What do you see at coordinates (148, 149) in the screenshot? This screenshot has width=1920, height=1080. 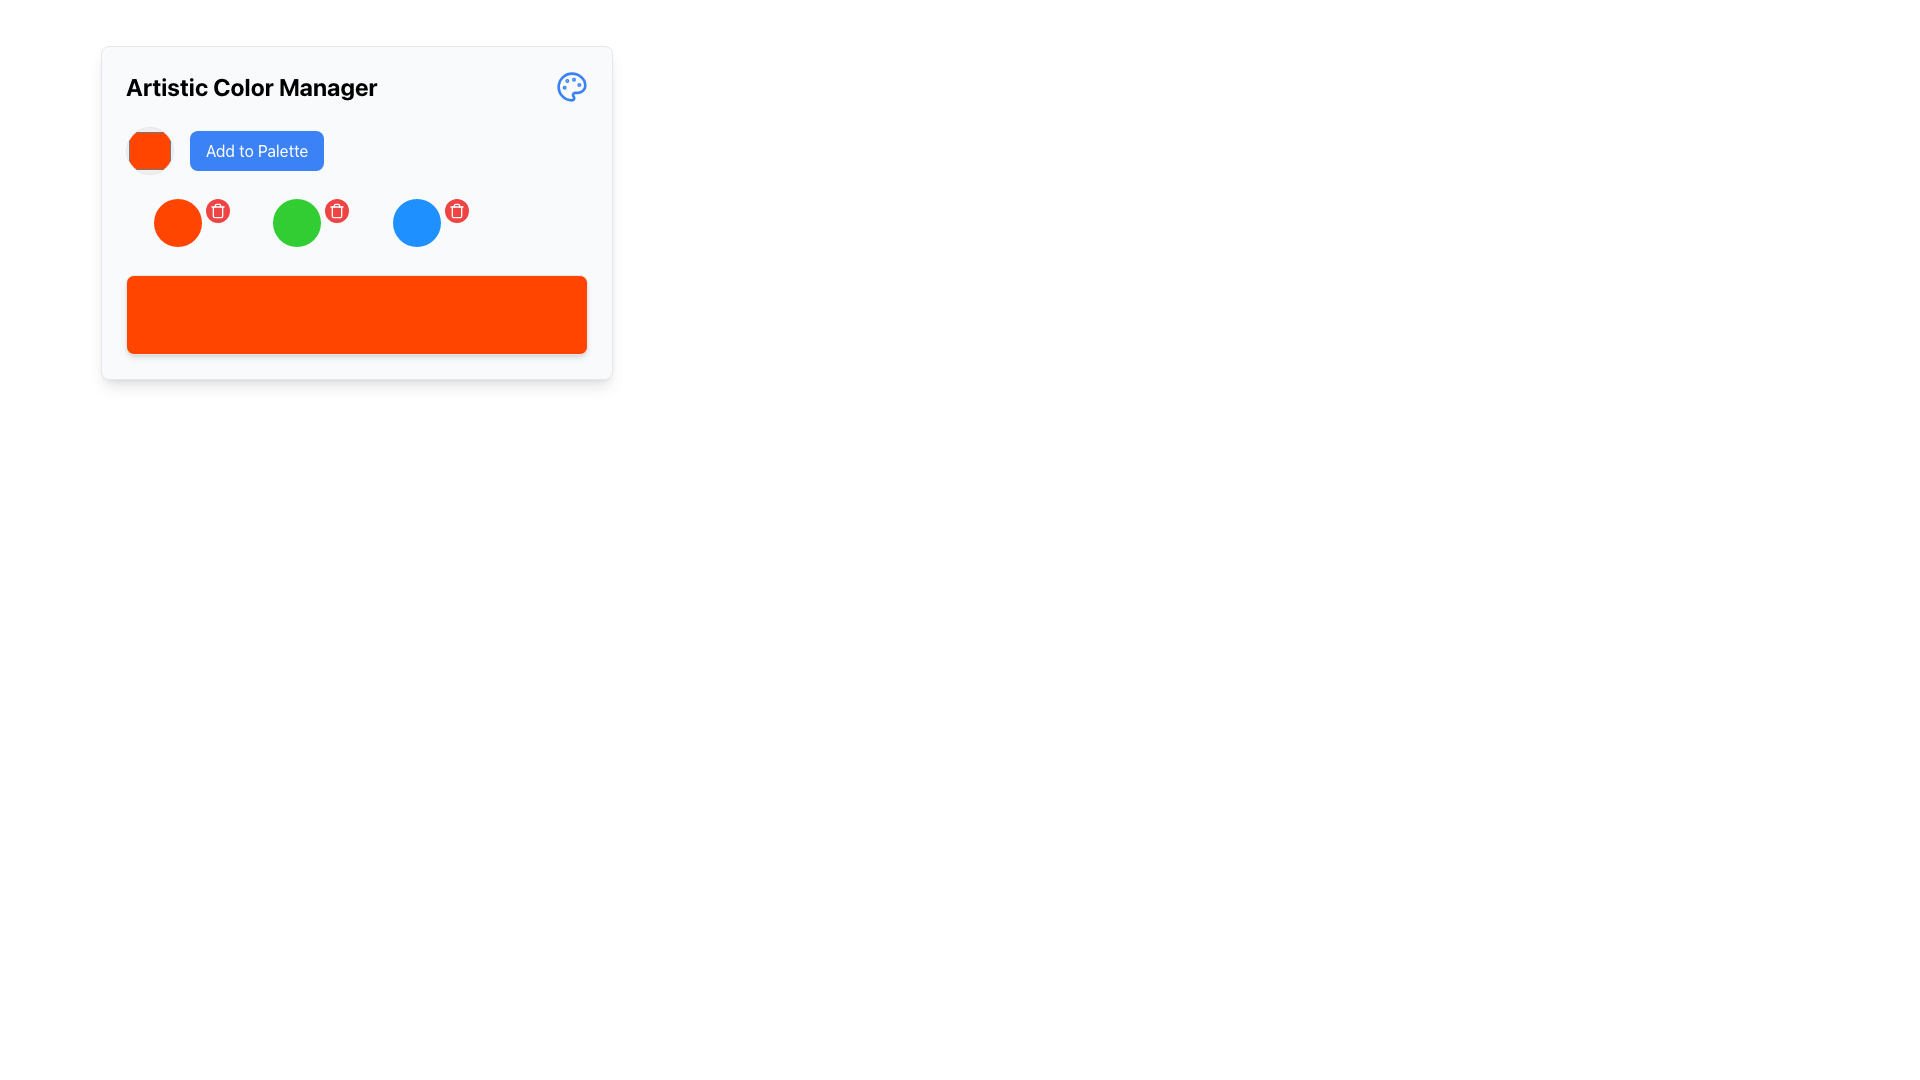 I see `the circular color selector with a red background and border` at bounding box center [148, 149].